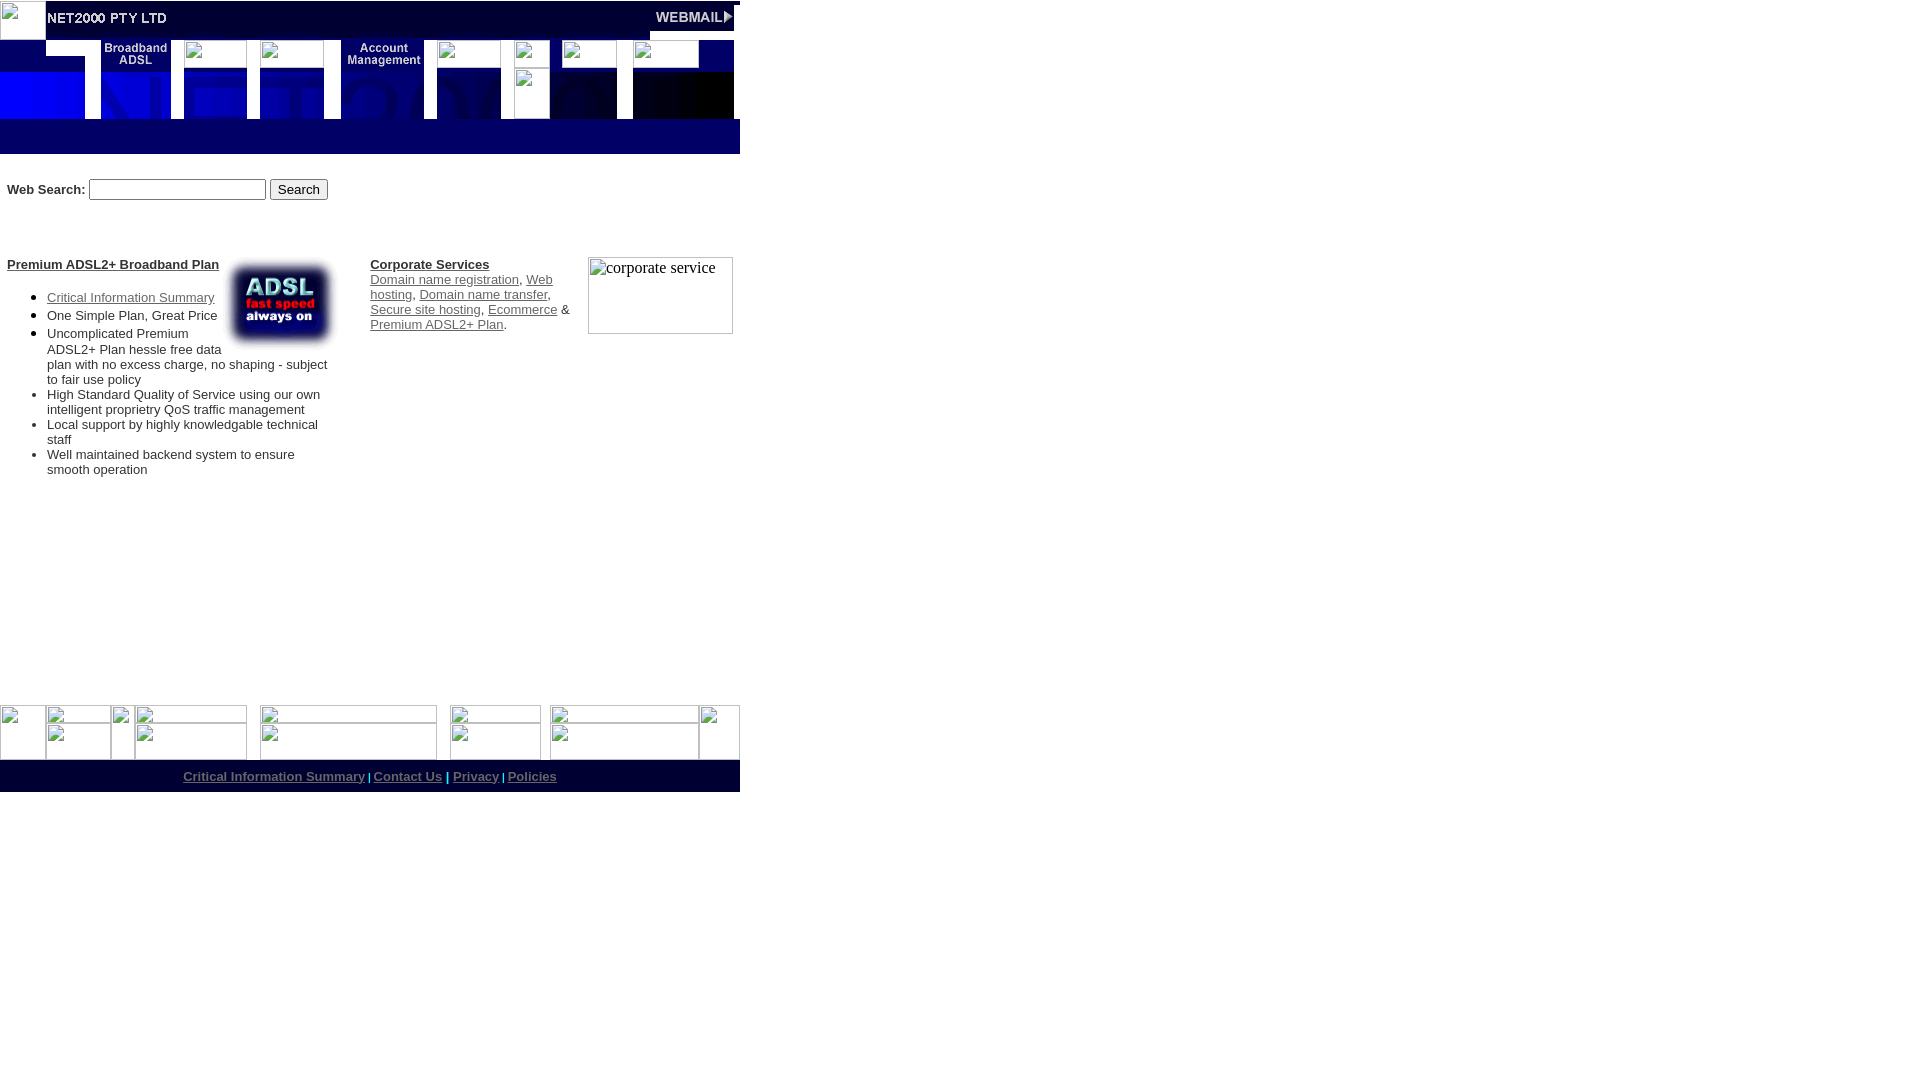 The height and width of the screenshot is (1080, 1920). Describe the element at coordinates (483, 294) in the screenshot. I see `'Domain name transfer'` at that location.